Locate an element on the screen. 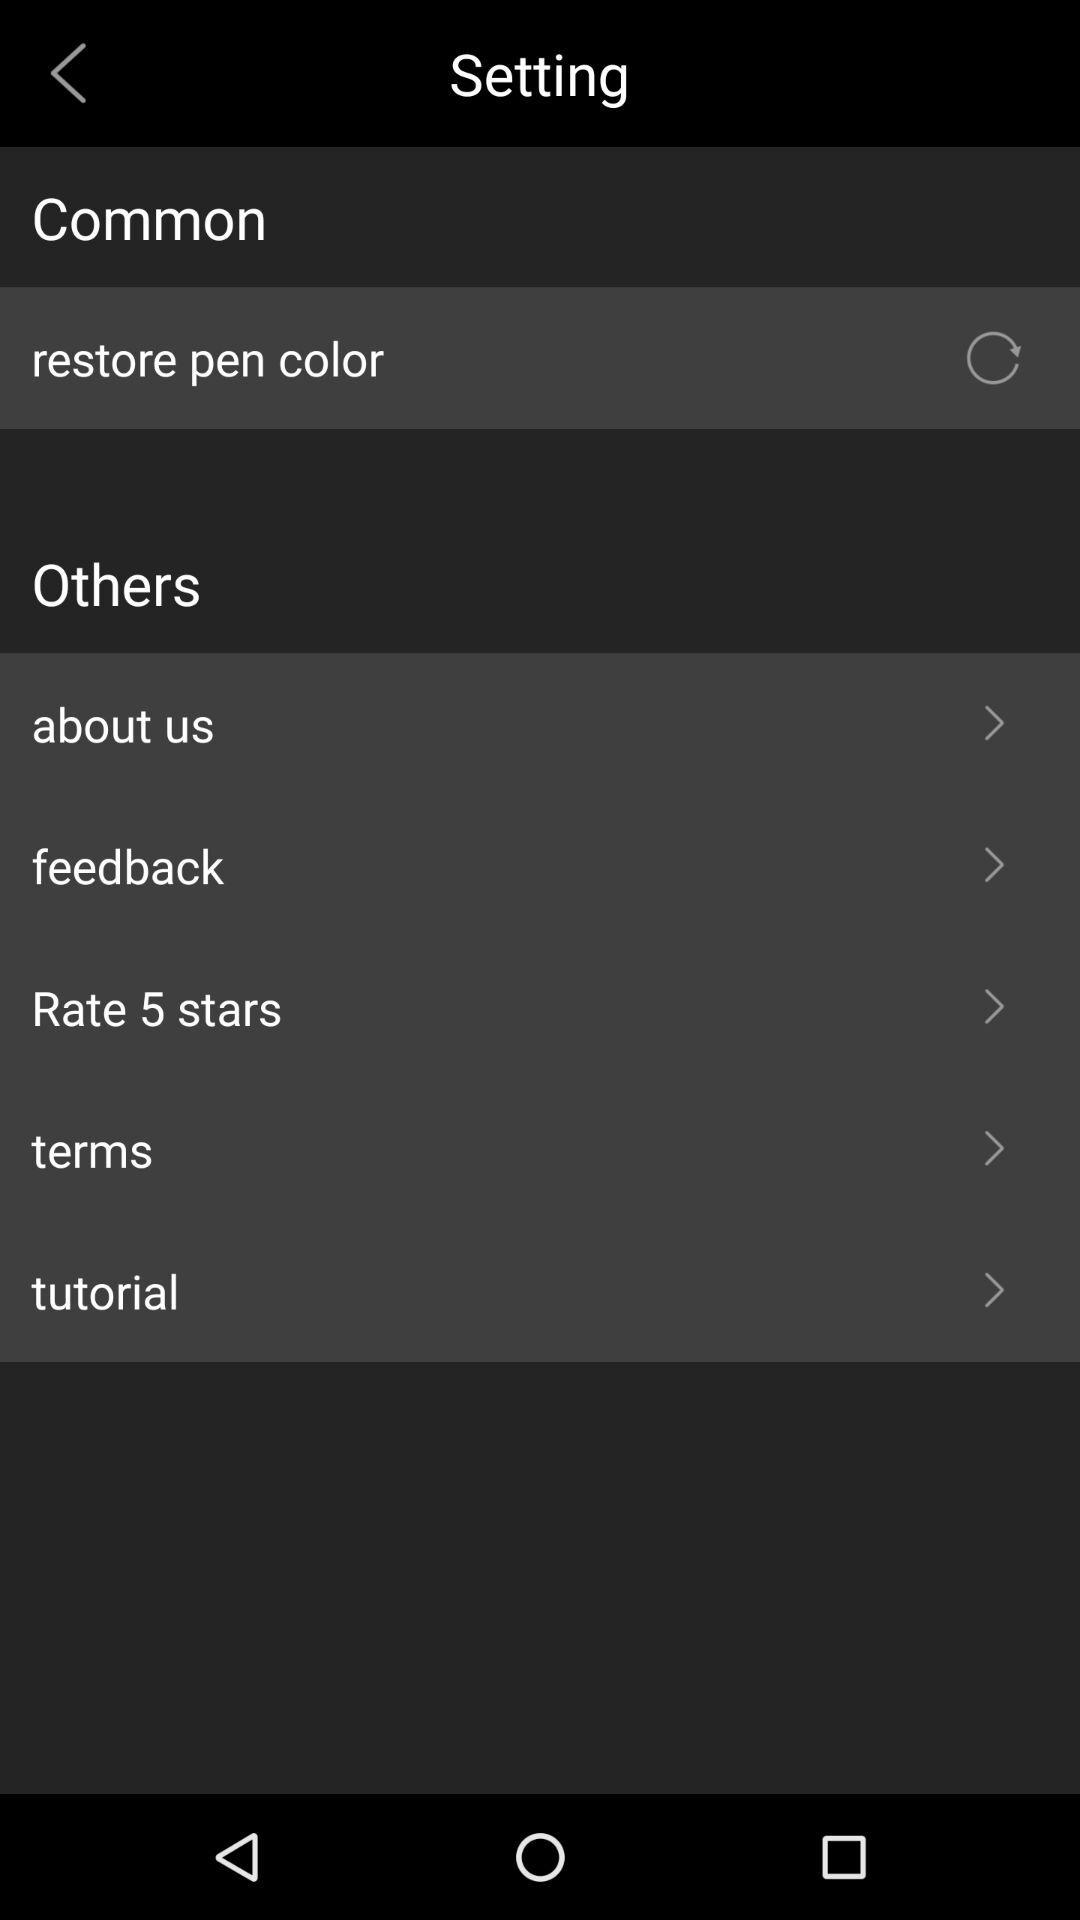 This screenshot has height=1920, width=1080. the rate 5 stars item is located at coordinates (540, 1007).